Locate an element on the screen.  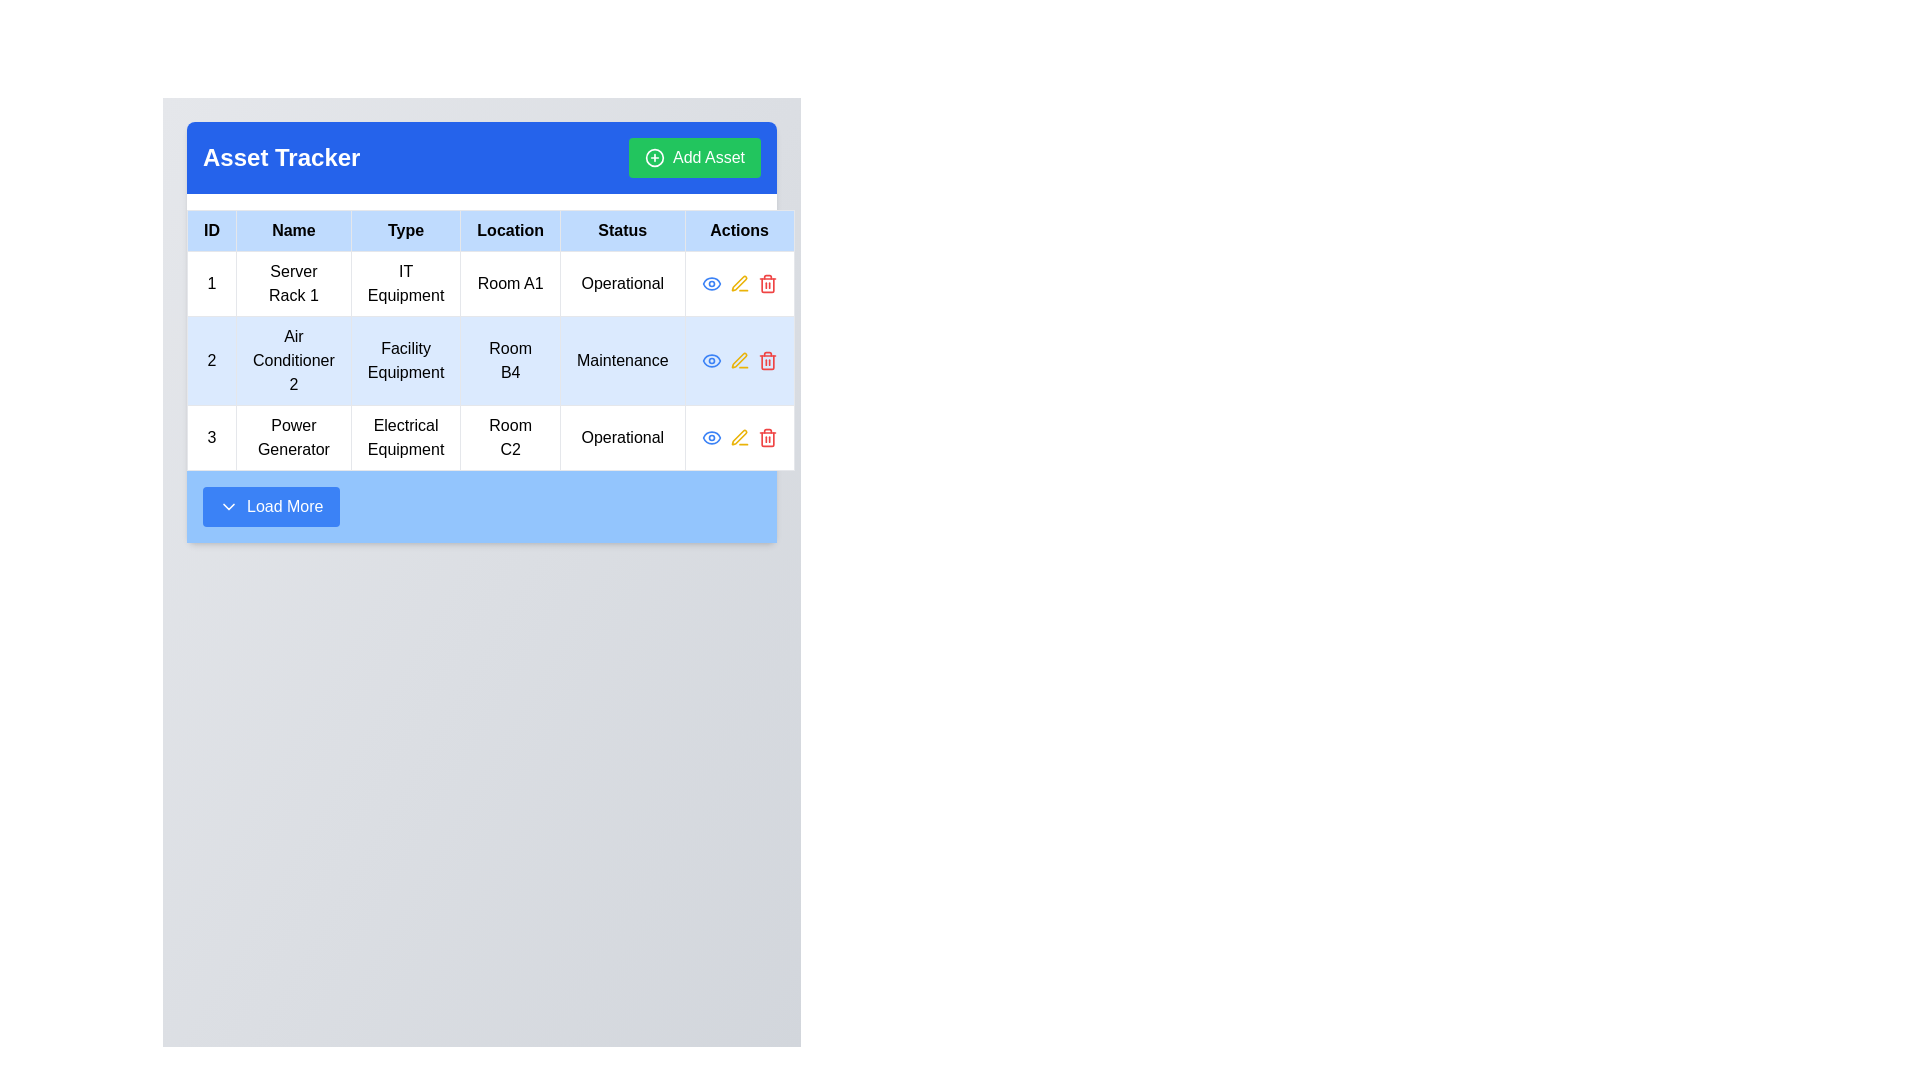
the status label indicating the operational status of the Power Generator in the third row of the table is located at coordinates (621, 437).